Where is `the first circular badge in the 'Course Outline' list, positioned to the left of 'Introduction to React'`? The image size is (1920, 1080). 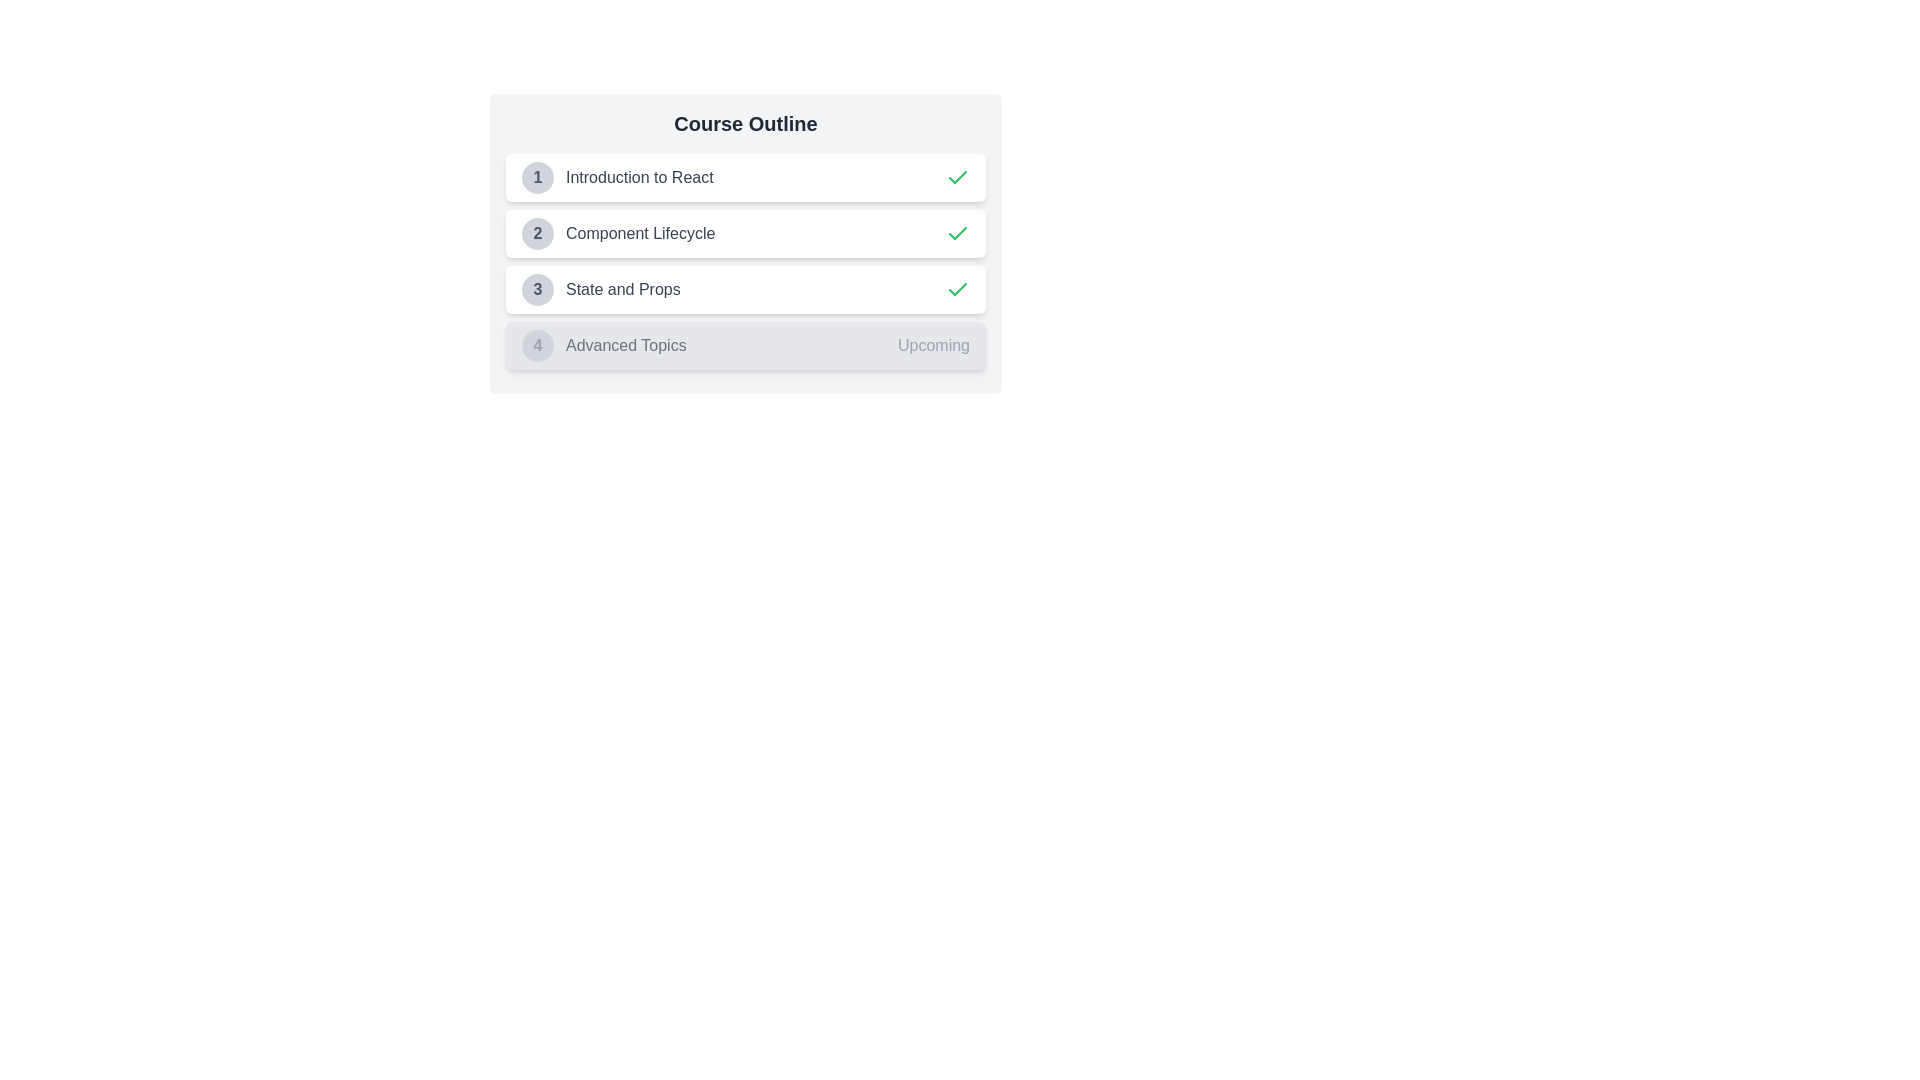 the first circular badge in the 'Course Outline' list, positioned to the left of 'Introduction to React' is located at coordinates (537, 176).